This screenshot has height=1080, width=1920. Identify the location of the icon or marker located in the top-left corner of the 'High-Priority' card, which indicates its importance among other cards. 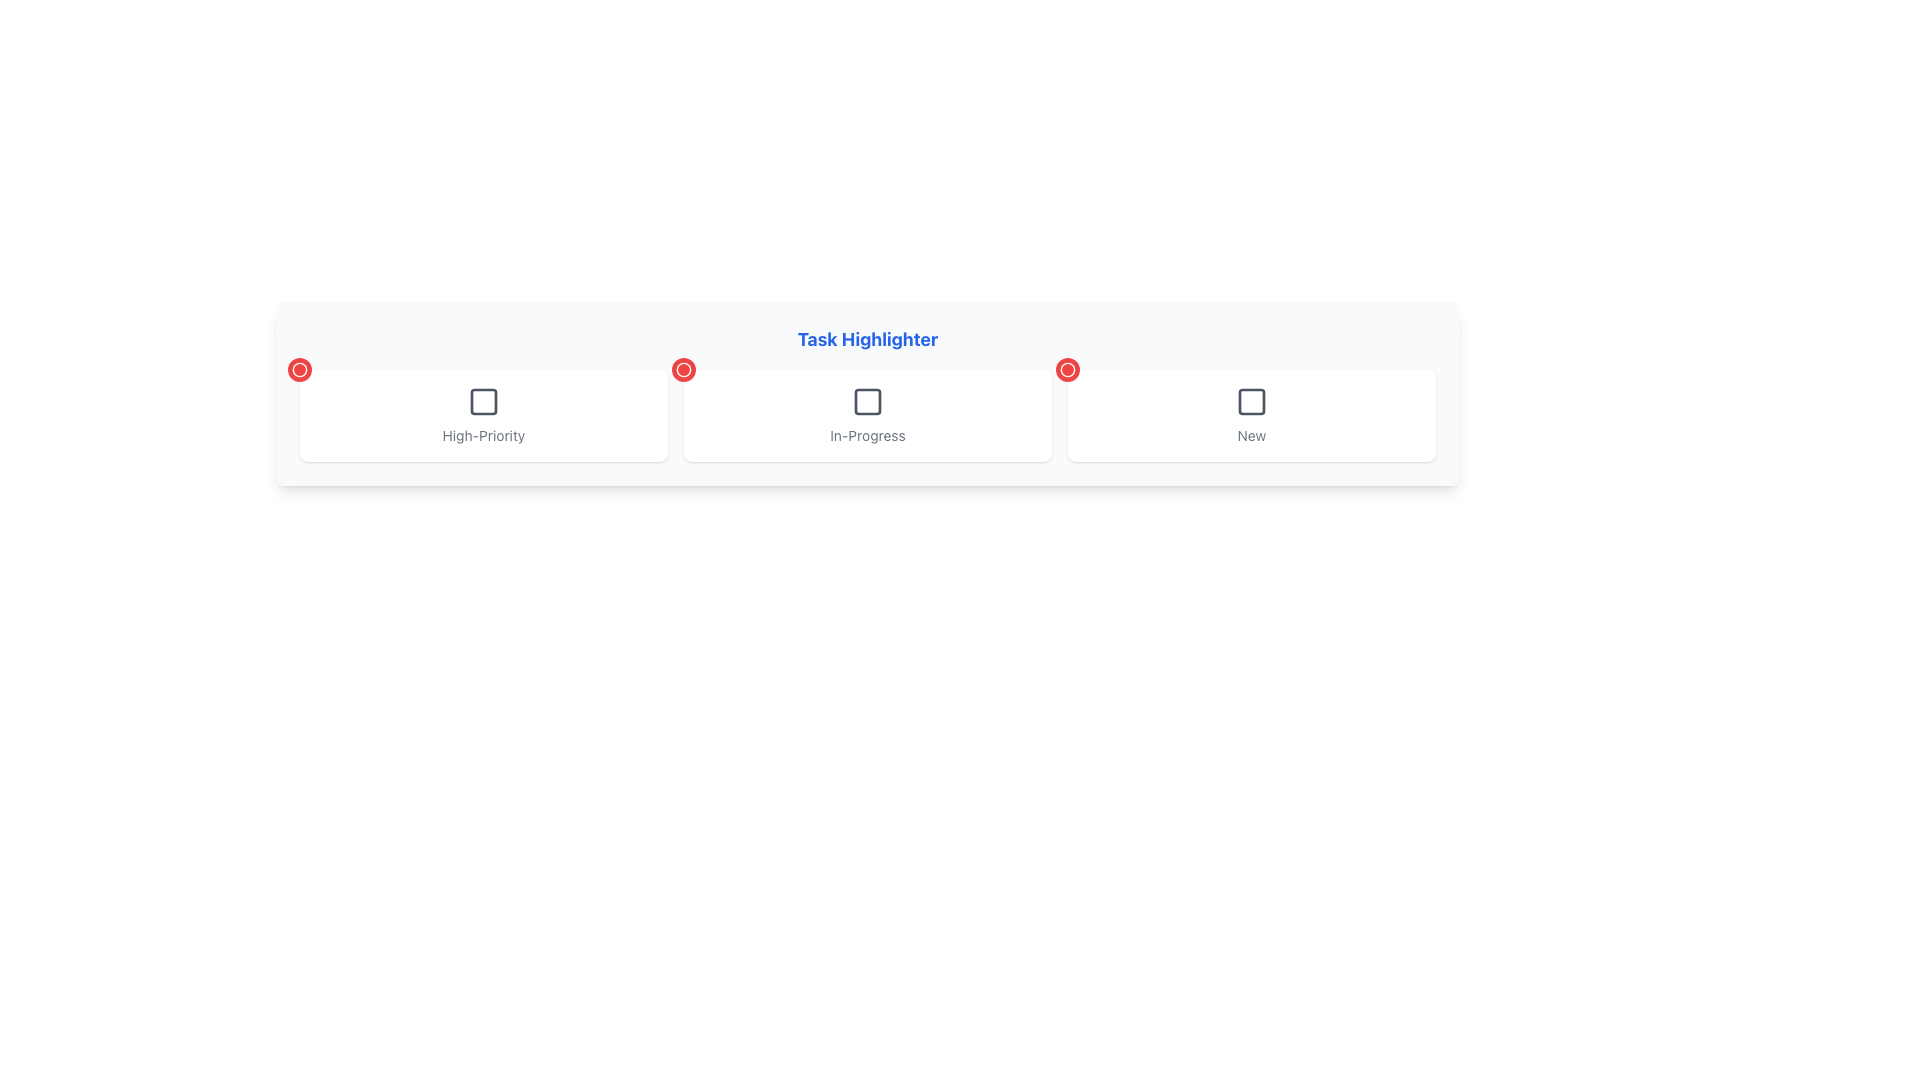
(298, 370).